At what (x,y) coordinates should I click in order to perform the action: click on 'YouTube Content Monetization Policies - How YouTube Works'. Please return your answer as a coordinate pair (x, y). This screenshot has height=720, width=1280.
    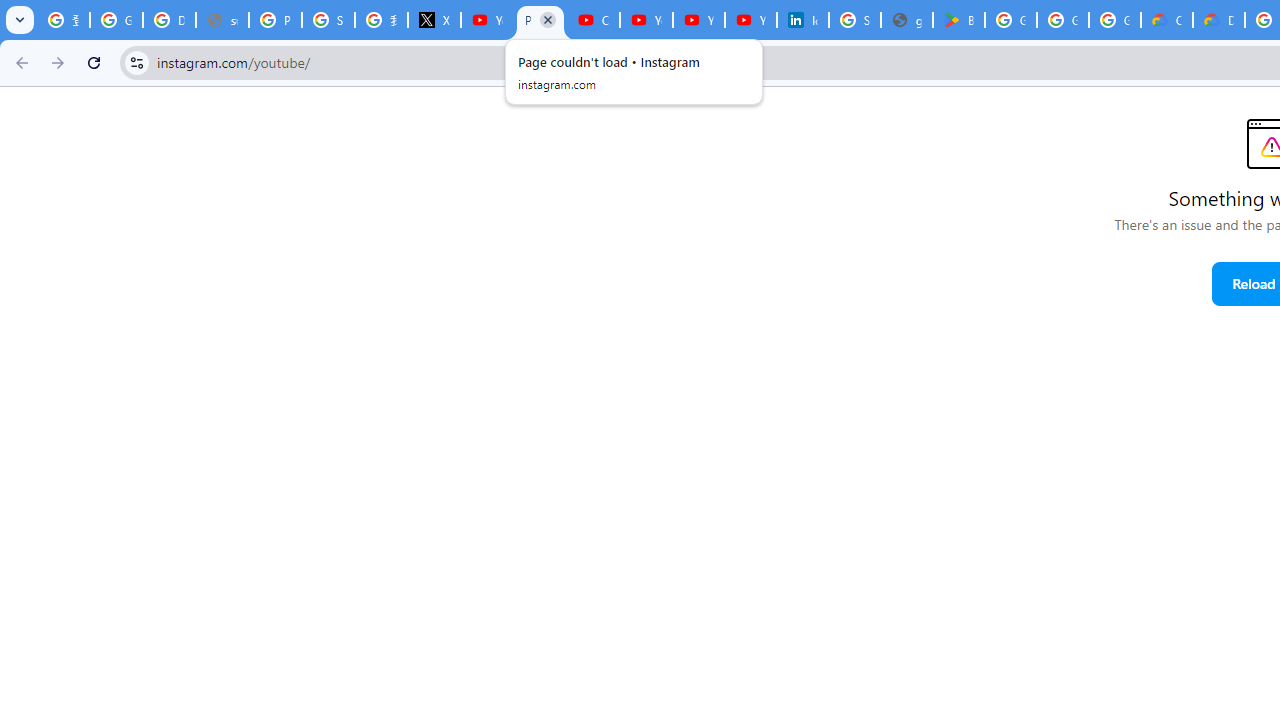
    Looking at the image, I should click on (487, 20).